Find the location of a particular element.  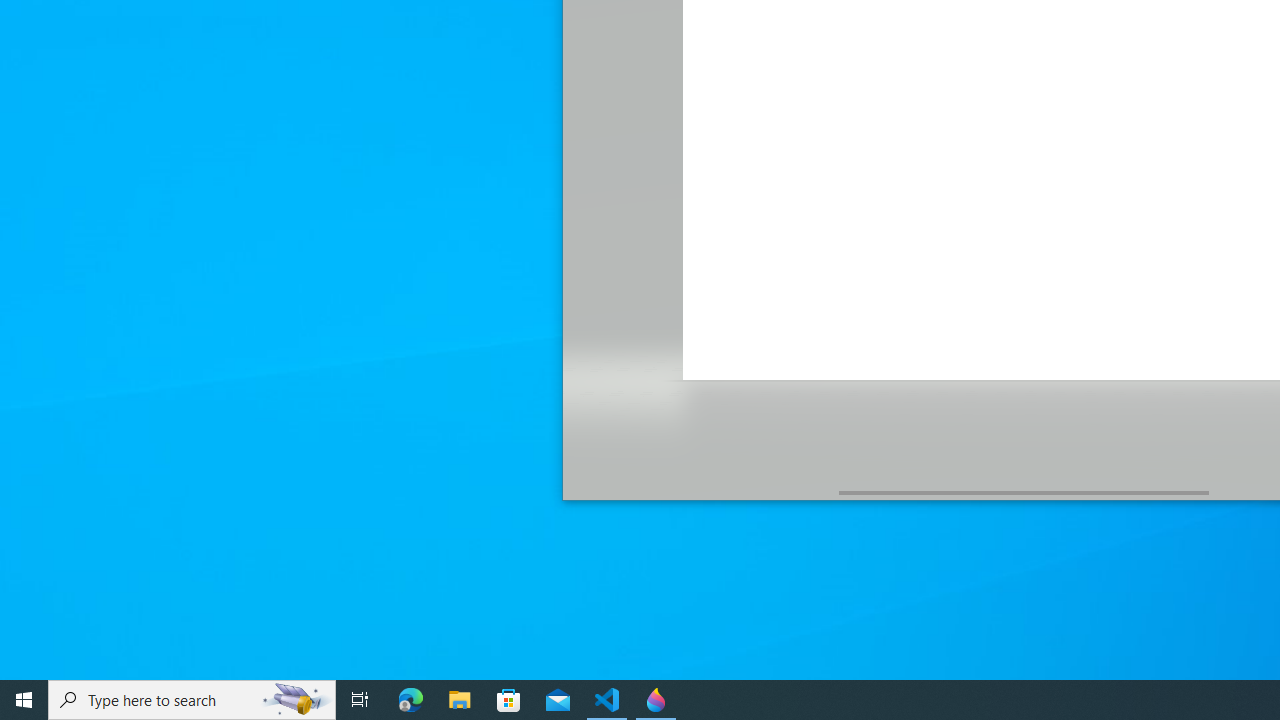

'Type here to search' is located at coordinates (192, 698).